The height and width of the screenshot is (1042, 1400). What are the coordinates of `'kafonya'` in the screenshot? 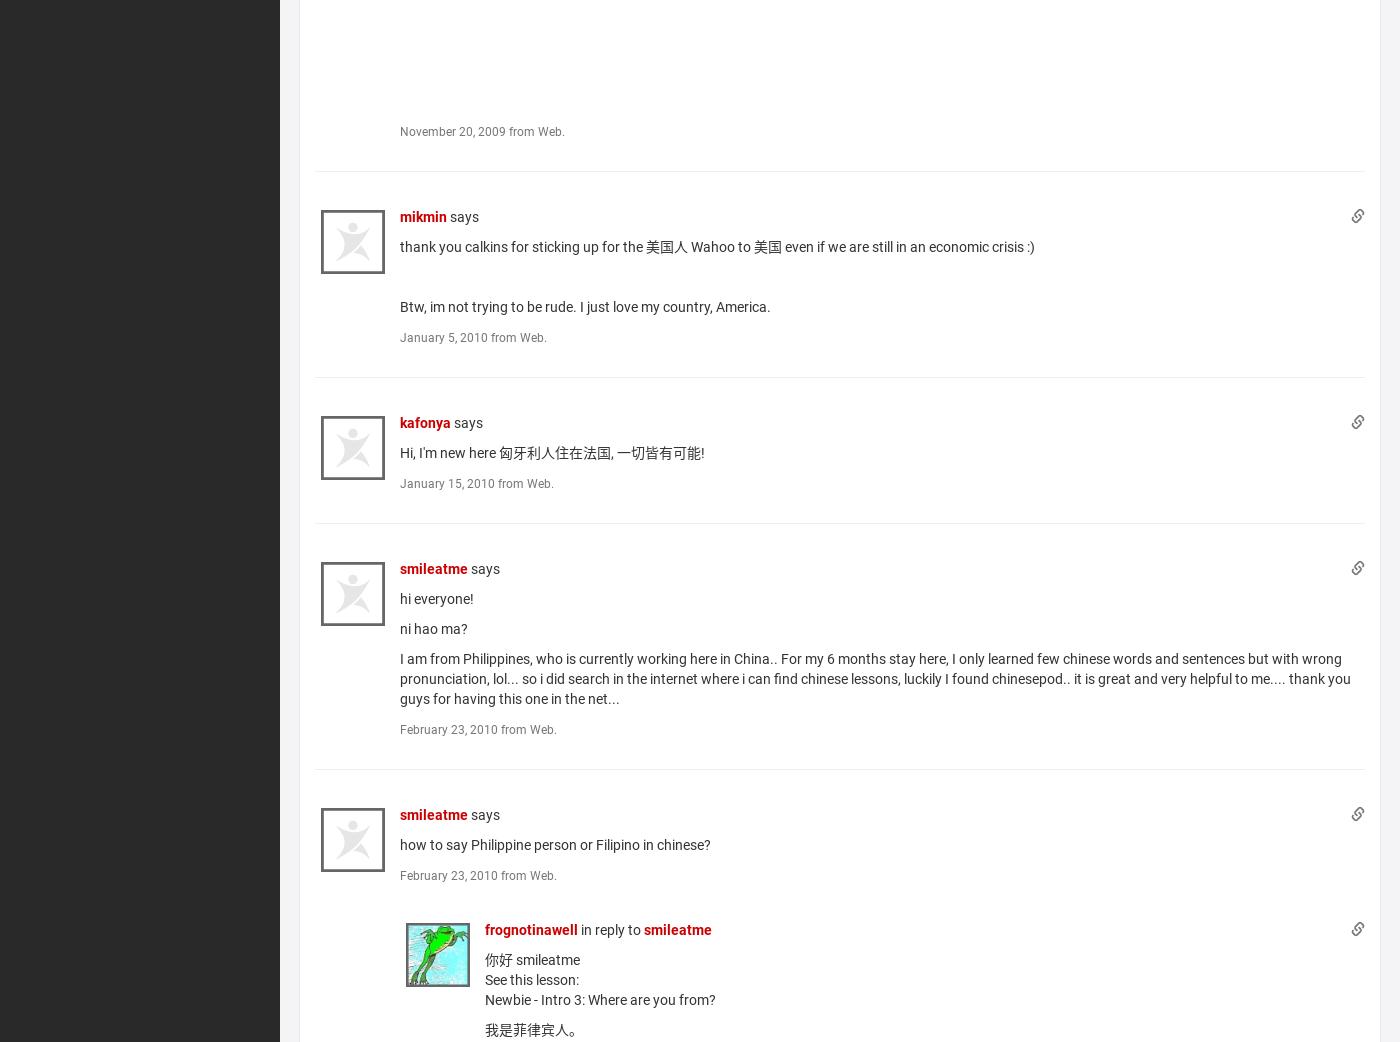 It's located at (424, 421).